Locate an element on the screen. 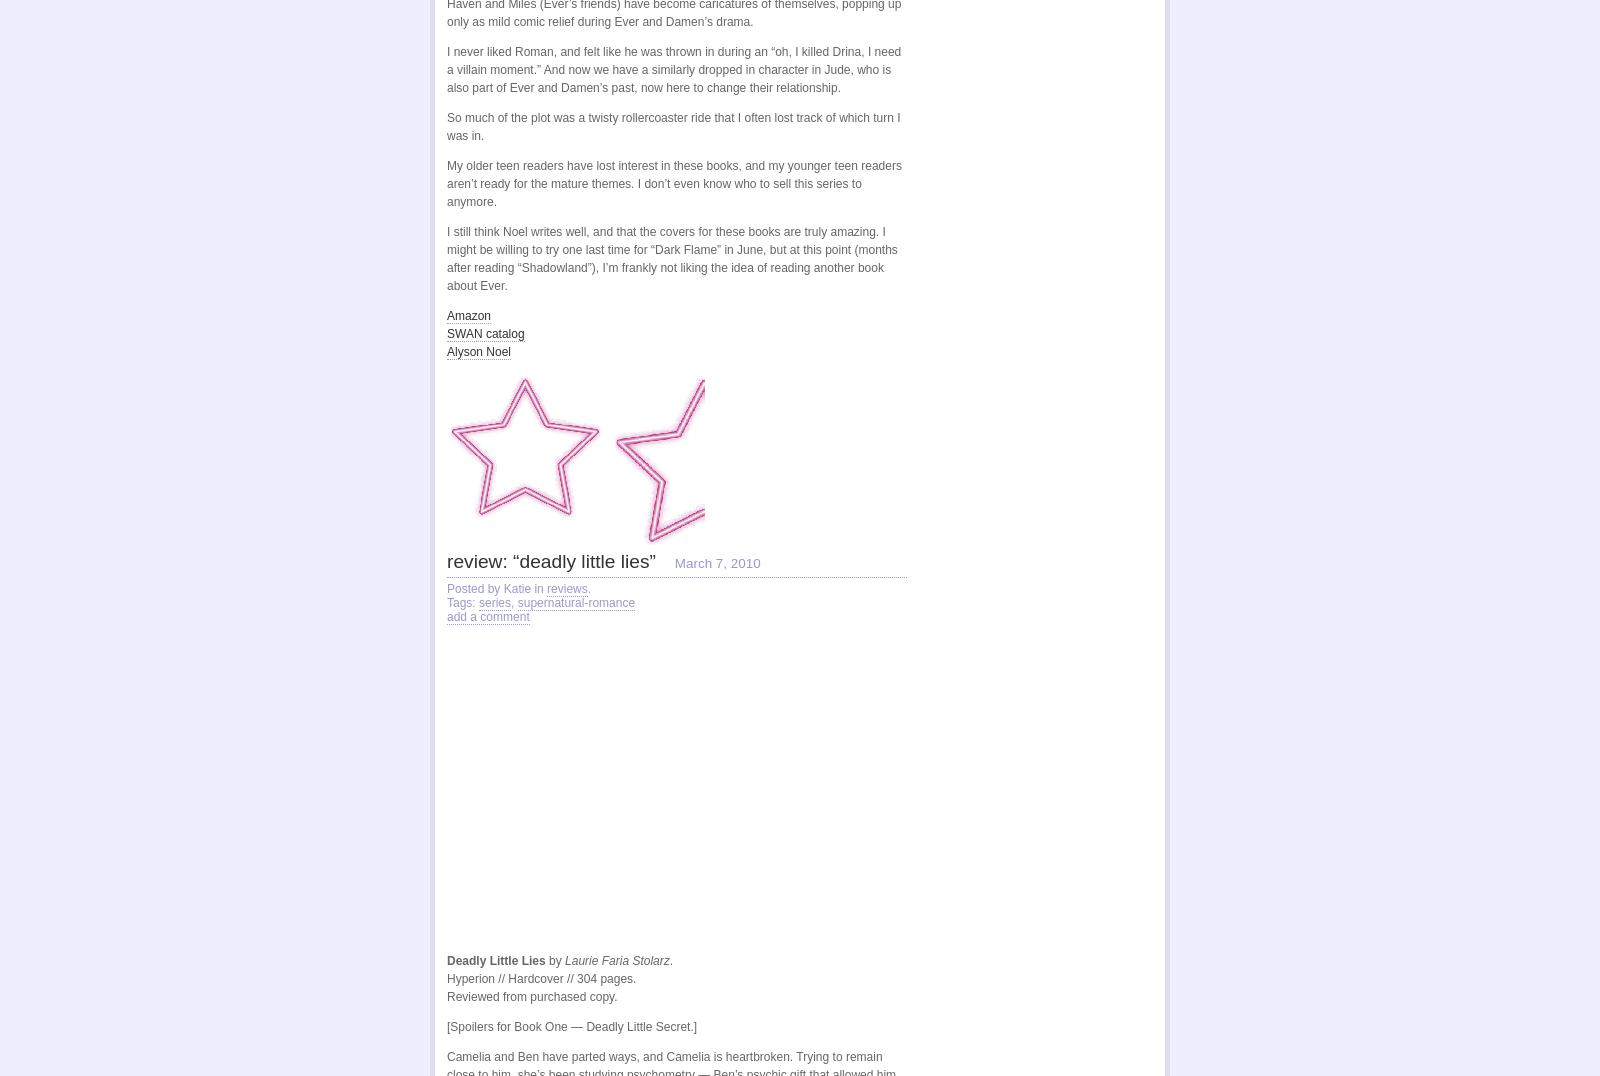 The height and width of the screenshot is (1076, 1600). 'review: “deadly little lies”' is located at coordinates (550, 559).